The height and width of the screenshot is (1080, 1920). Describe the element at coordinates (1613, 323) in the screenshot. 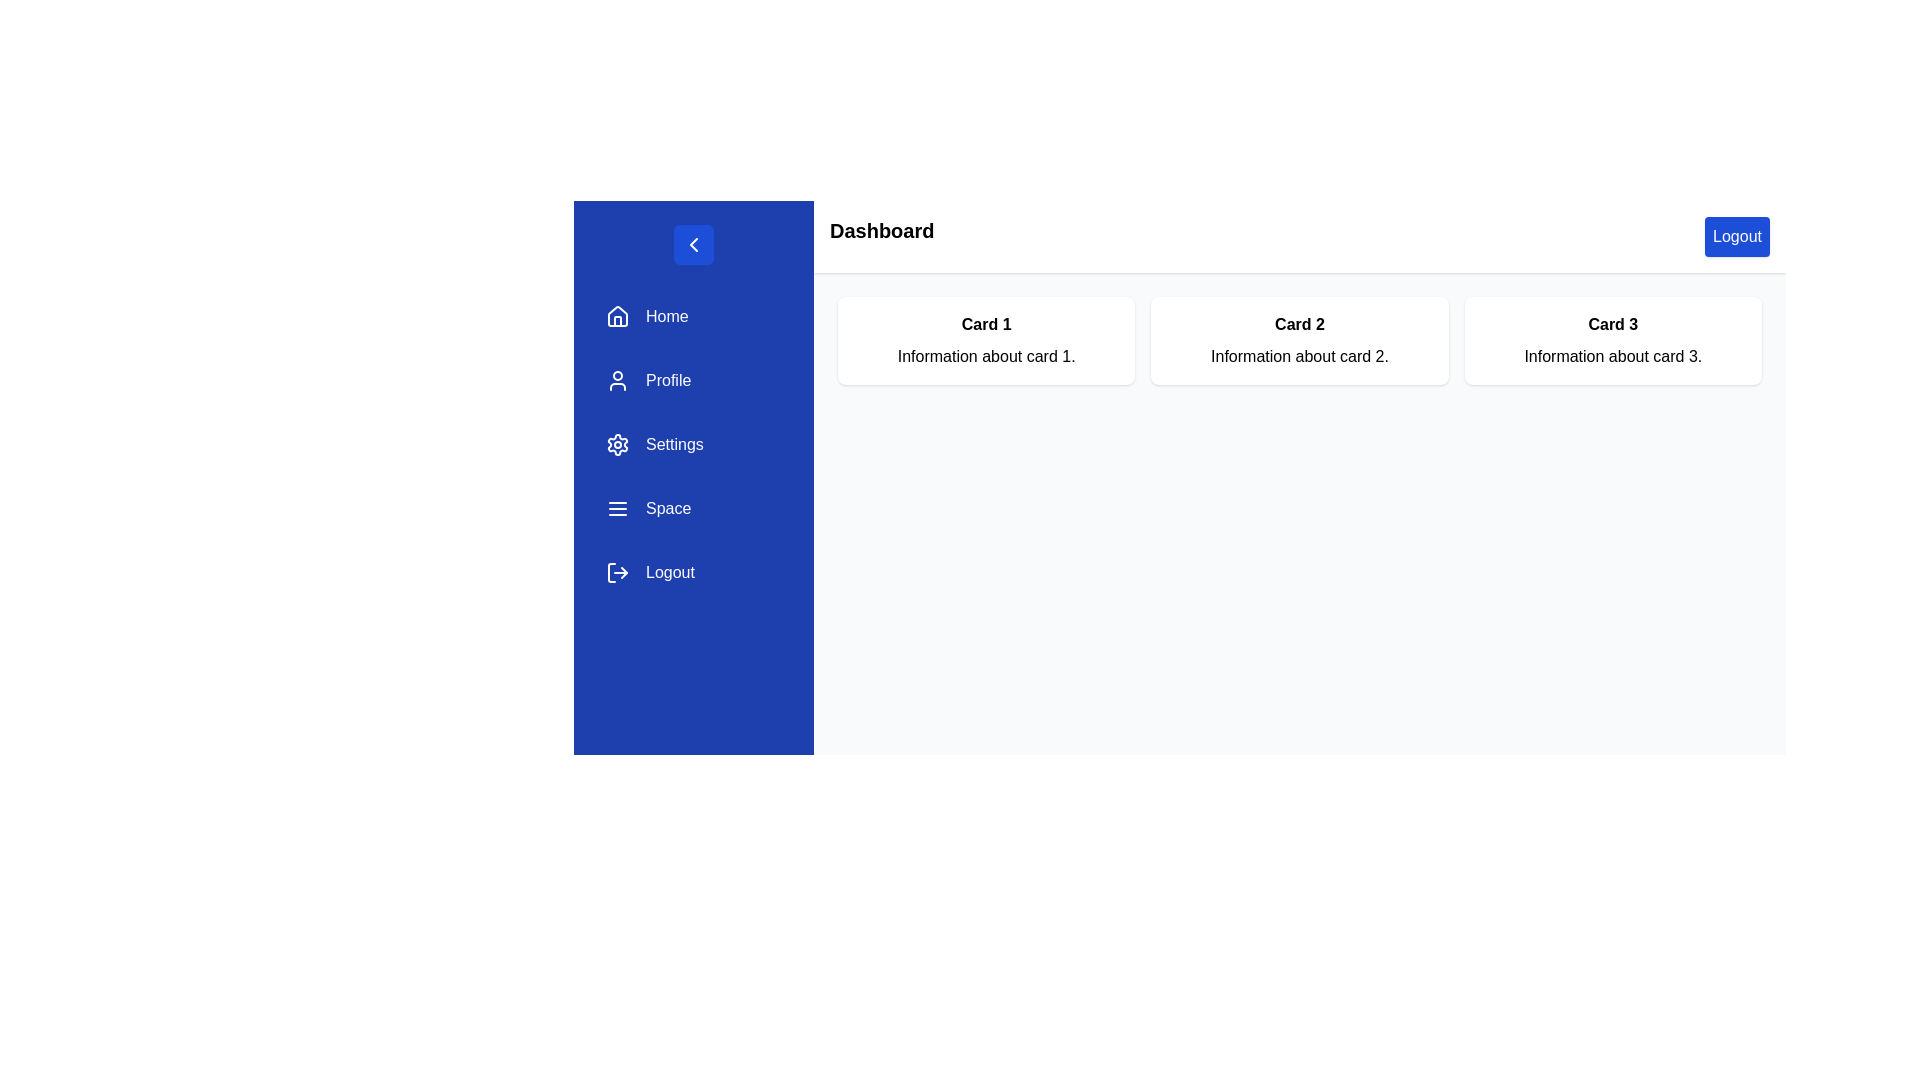

I see `the text label that identifies the card as 'Card 3', which is located at the top of the rightmost card among a set of three cards` at that location.